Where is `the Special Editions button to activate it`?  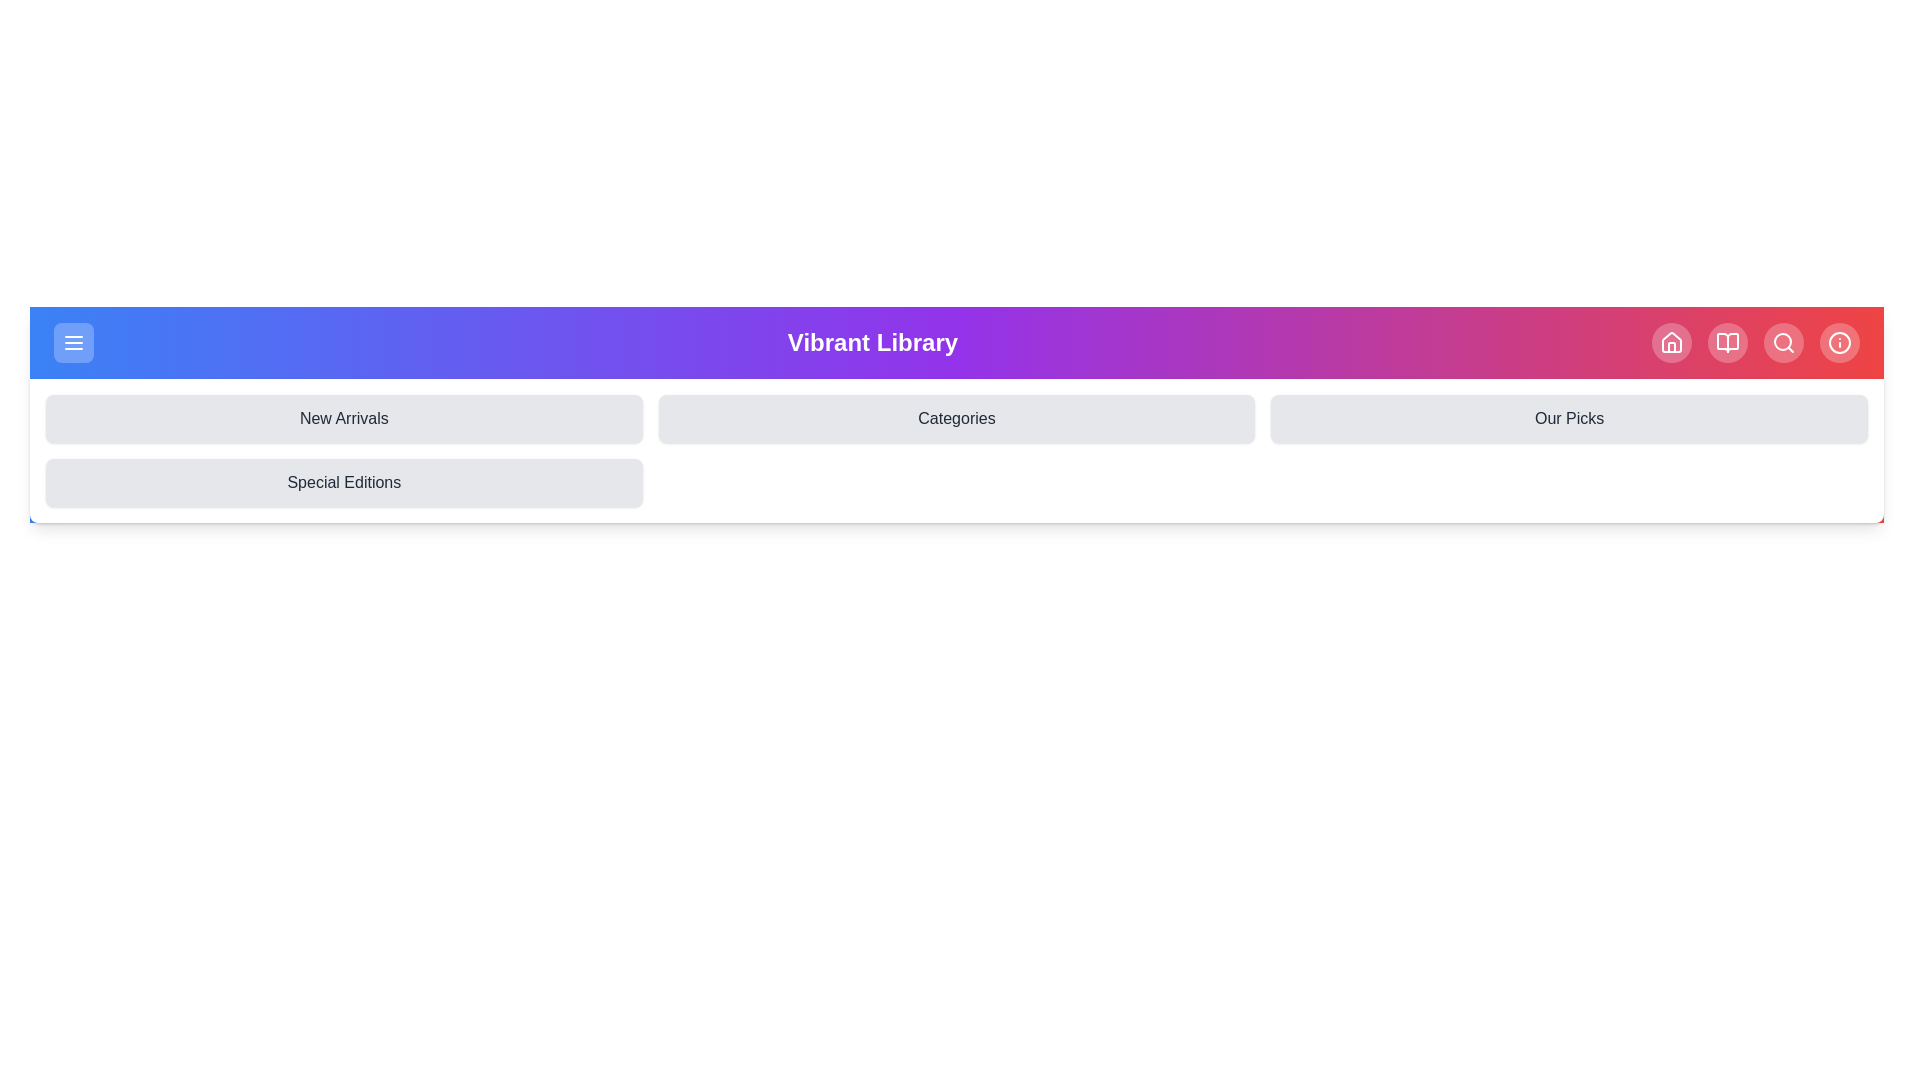
the Special Editions button to activate it is located at coordinates (344, 482).